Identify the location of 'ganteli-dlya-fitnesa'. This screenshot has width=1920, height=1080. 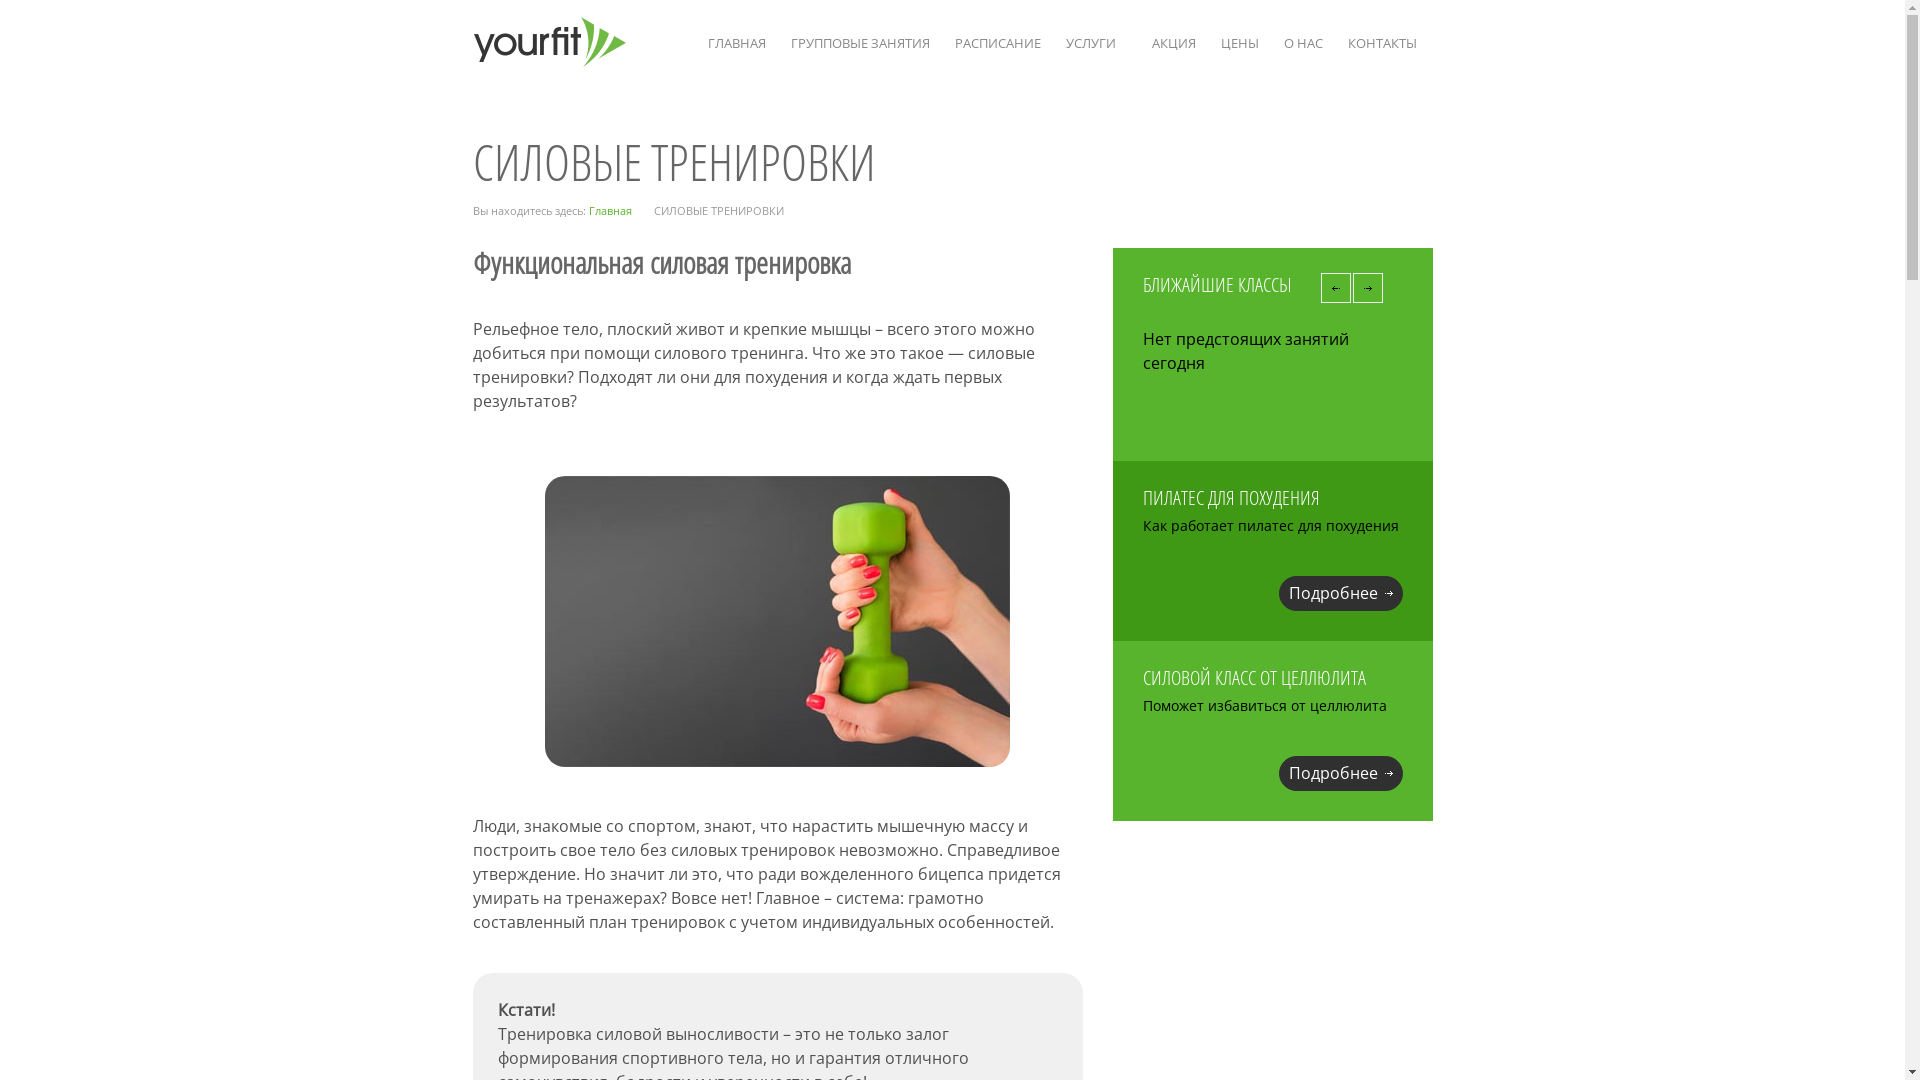
(776, 620).